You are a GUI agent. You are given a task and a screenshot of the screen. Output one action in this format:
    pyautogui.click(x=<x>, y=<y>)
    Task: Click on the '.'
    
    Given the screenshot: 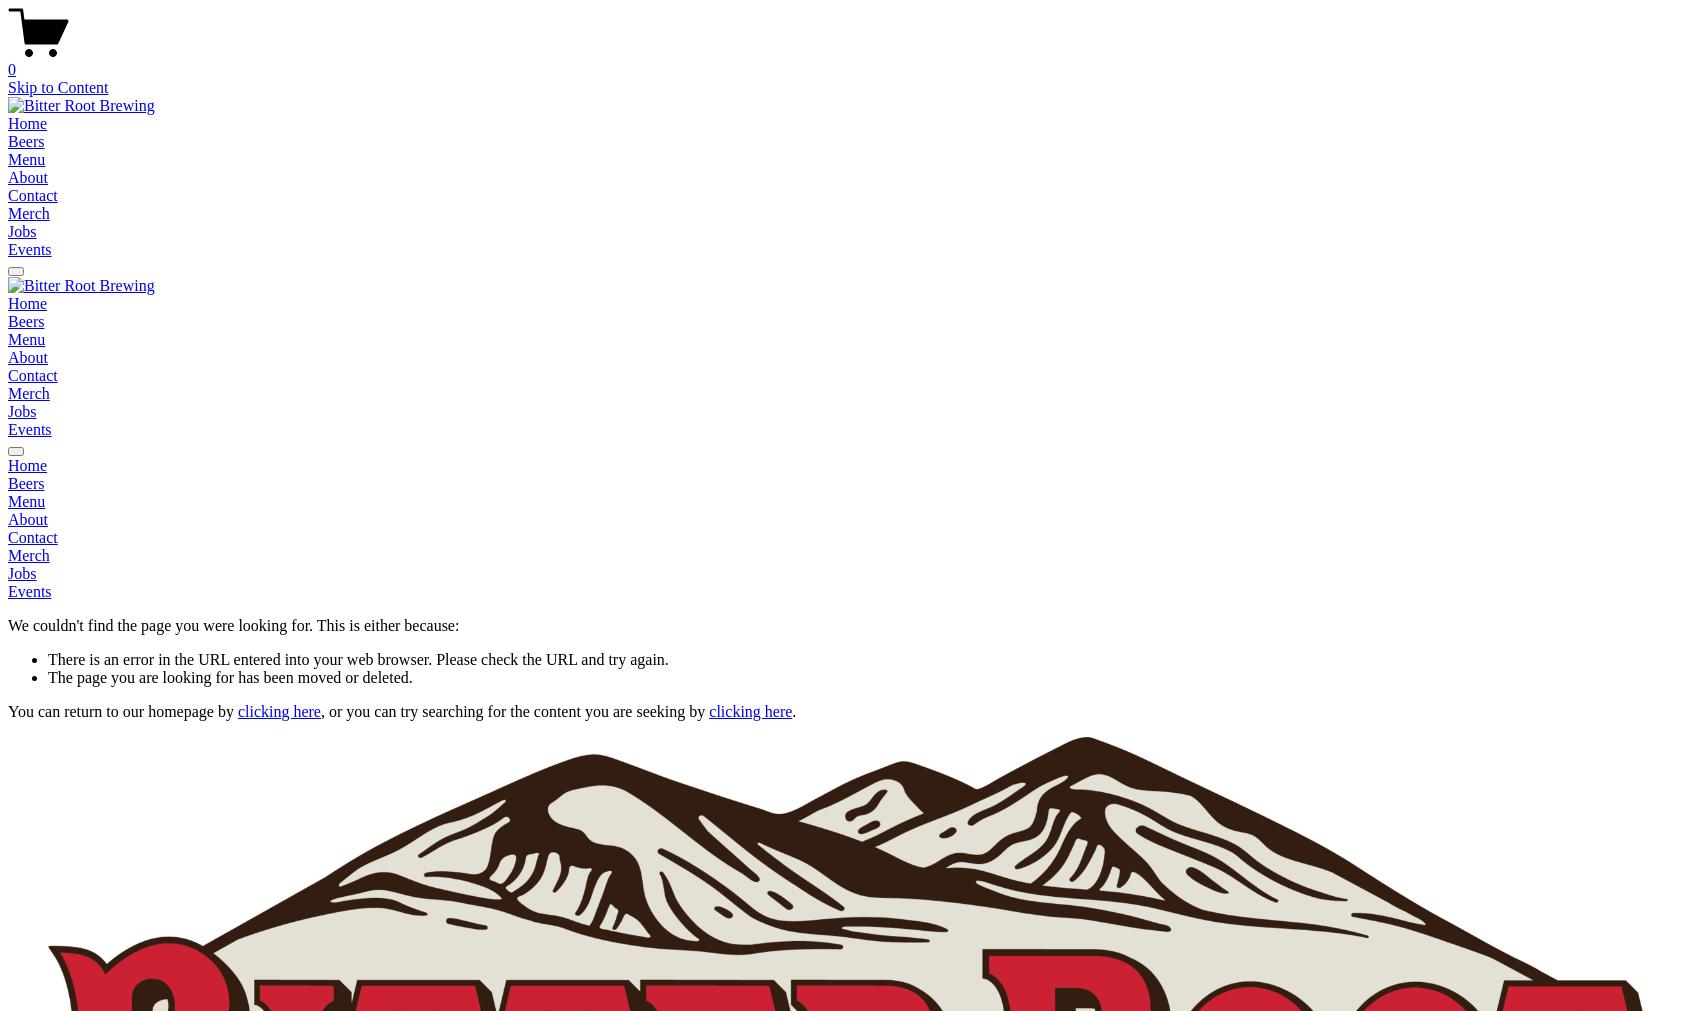 What is the action you would take?
    pyautogui.click(x=791, y=710)
    